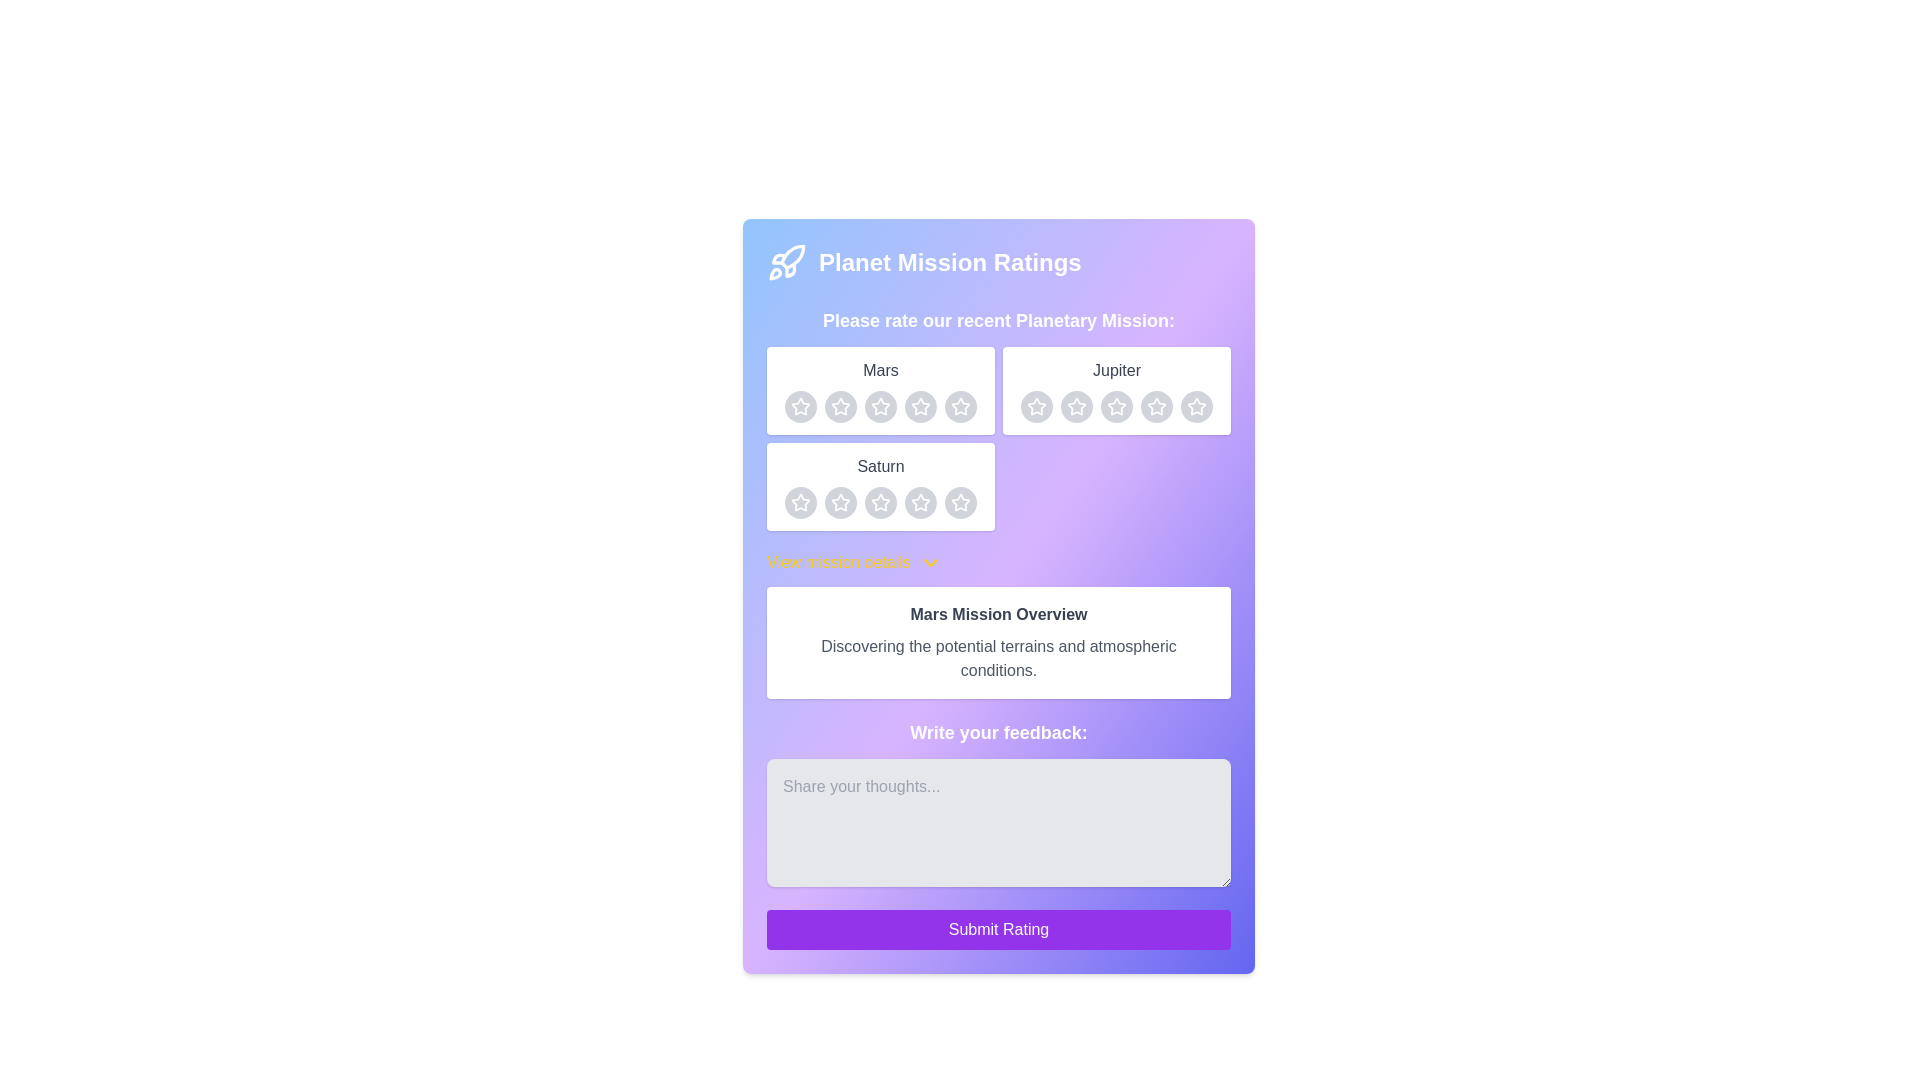  I want to click on the third rating star icon for the 'Saturn' item to assign a three-star rating in the planetary mission rating interface, so click(880, 501).